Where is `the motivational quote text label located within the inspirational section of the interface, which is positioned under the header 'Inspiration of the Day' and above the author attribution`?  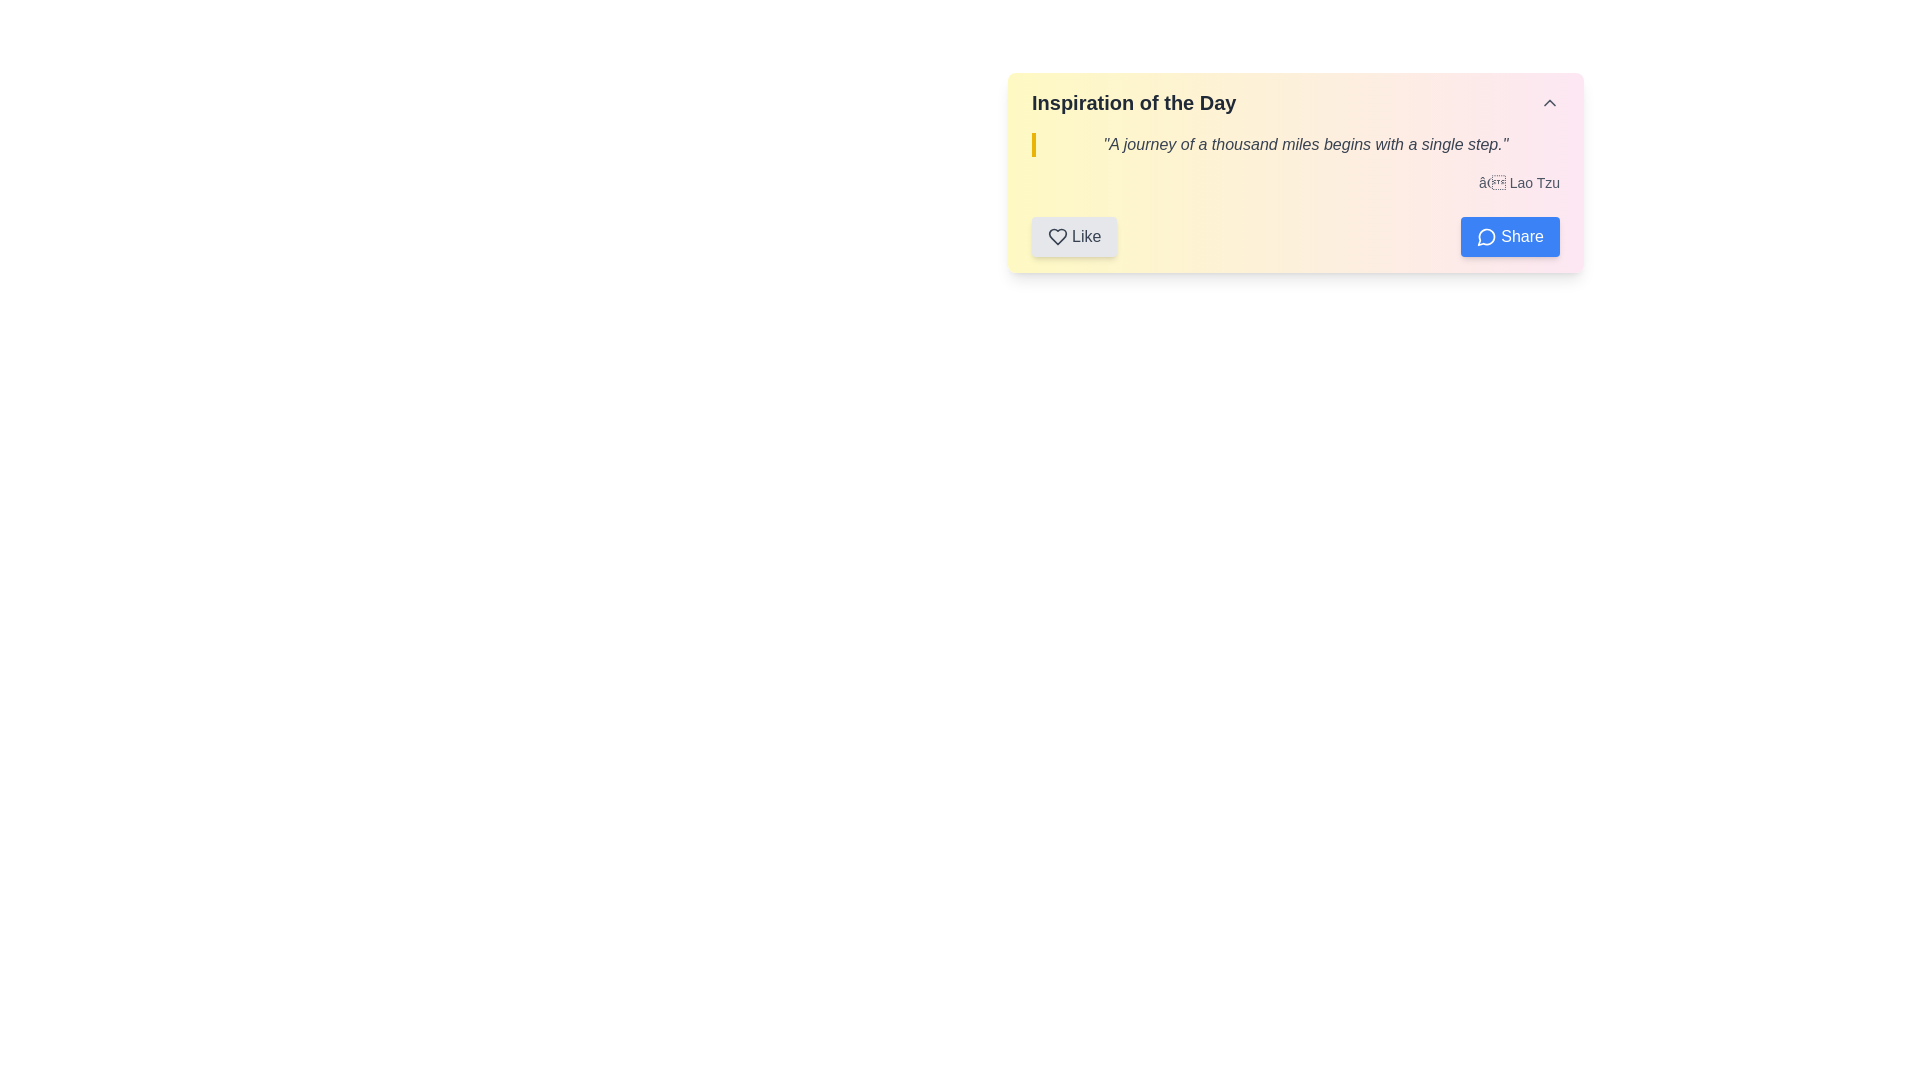
the motivational quote text label located within the inspirational section of the interface, which is positioned under the header 'Inspiration of the Day' and above the author attribution is located at coordinates (1296, 144).